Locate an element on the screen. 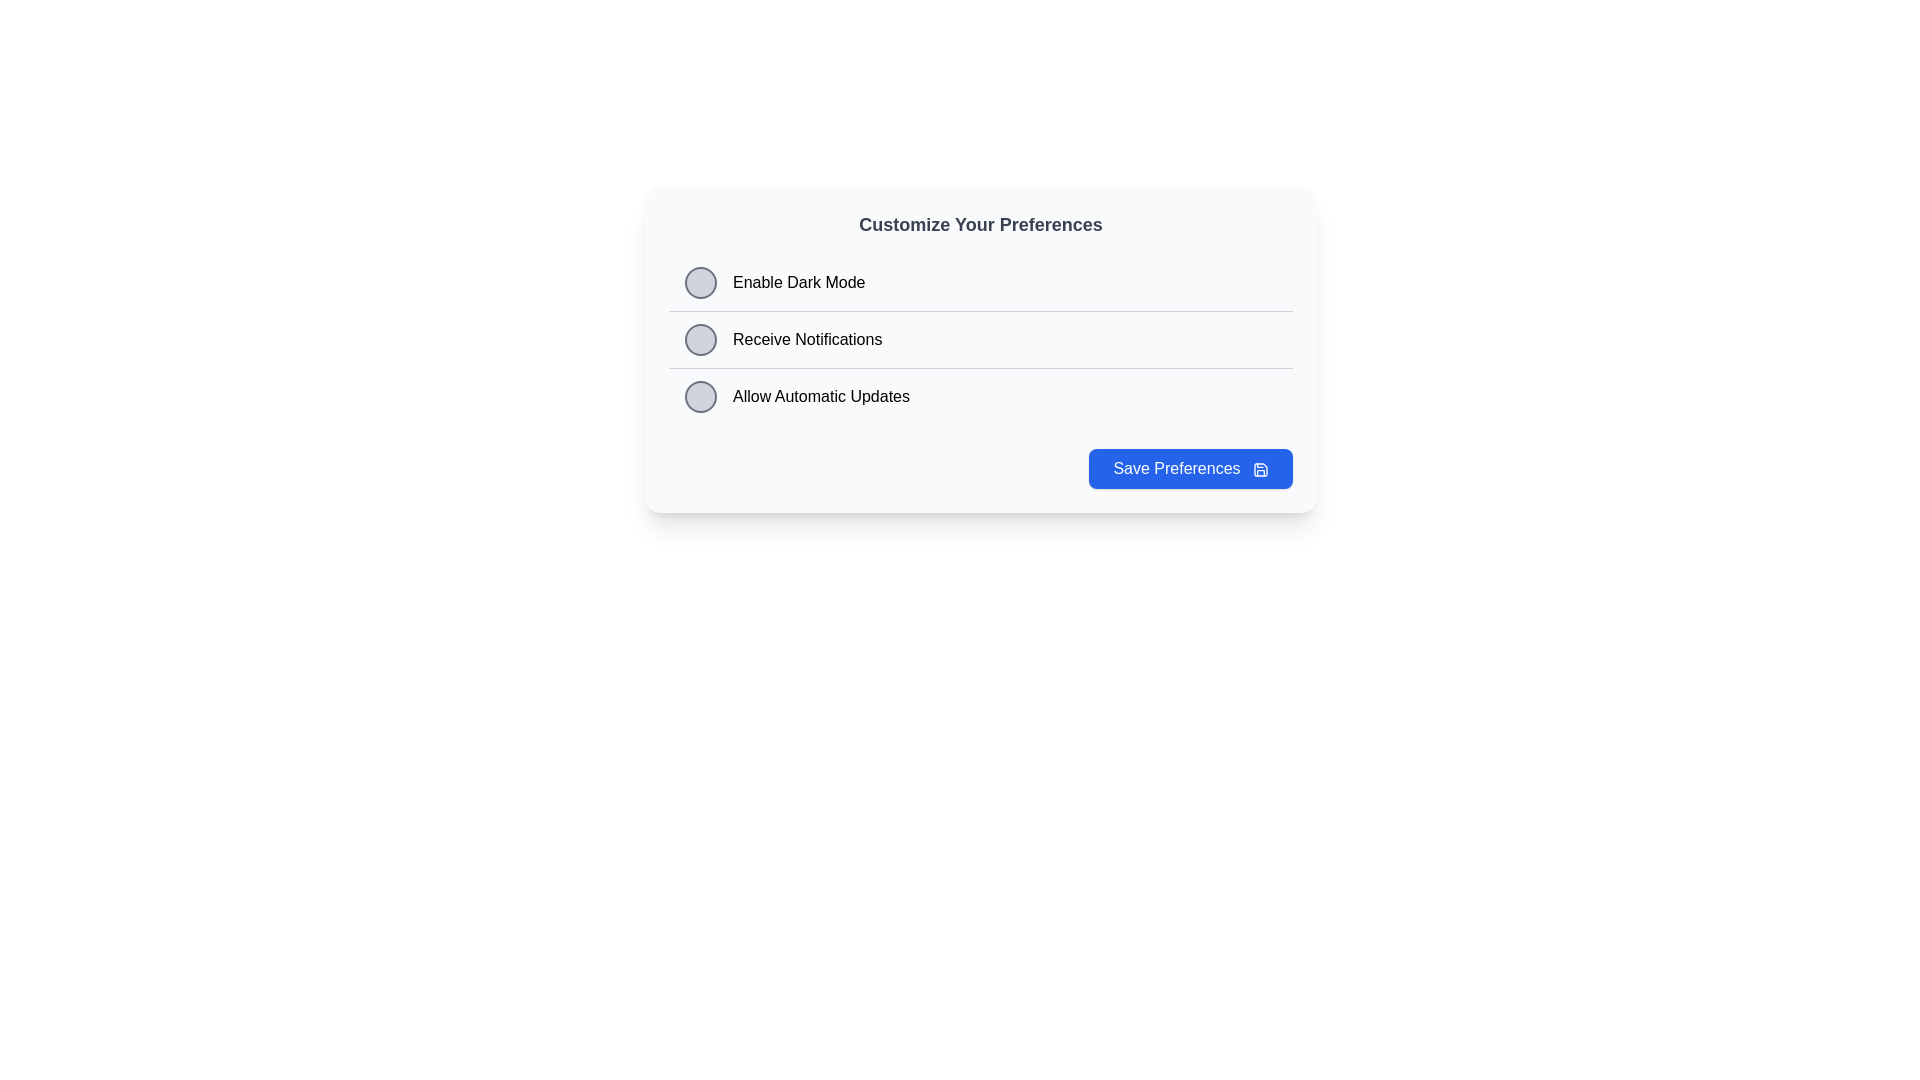  the 'Allow Automatic Updates' selectable list item with a circular toggle indicator is located at coordinates (980, 396).